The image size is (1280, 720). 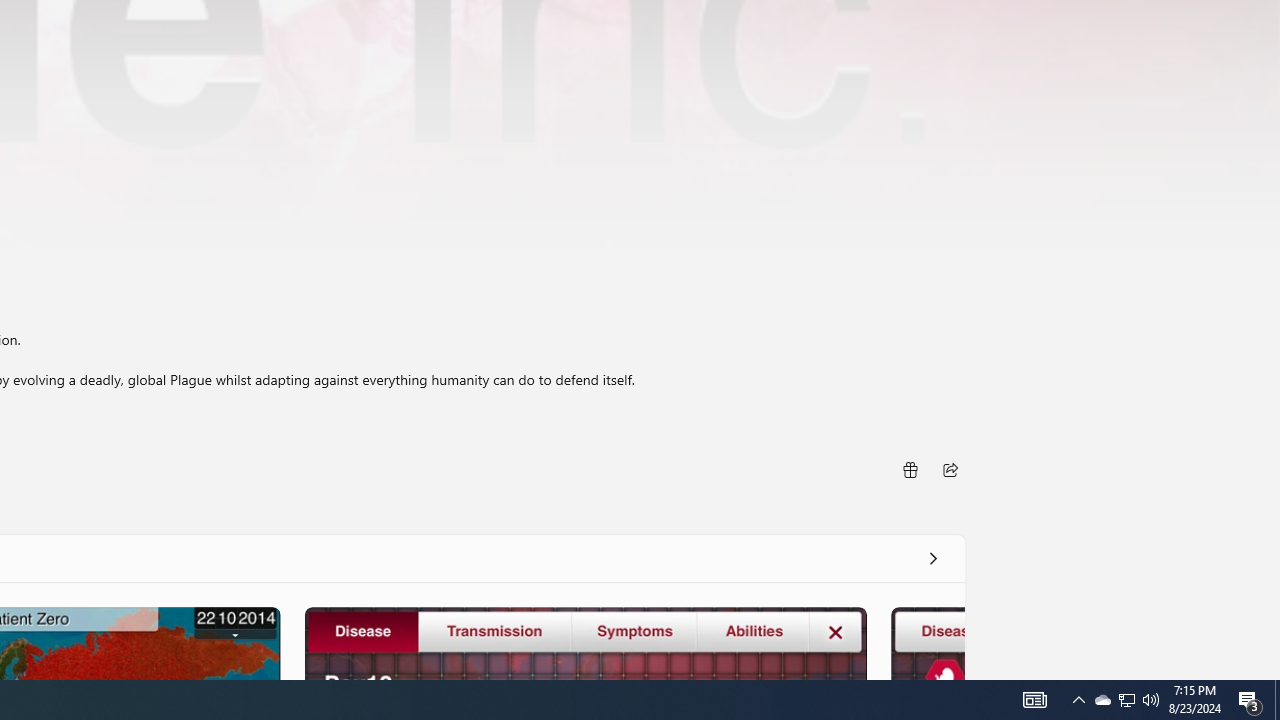 What do you see at coordinates (931, 558) in the screenshot?
I see `'See all'` at bounding box center [931, 558].